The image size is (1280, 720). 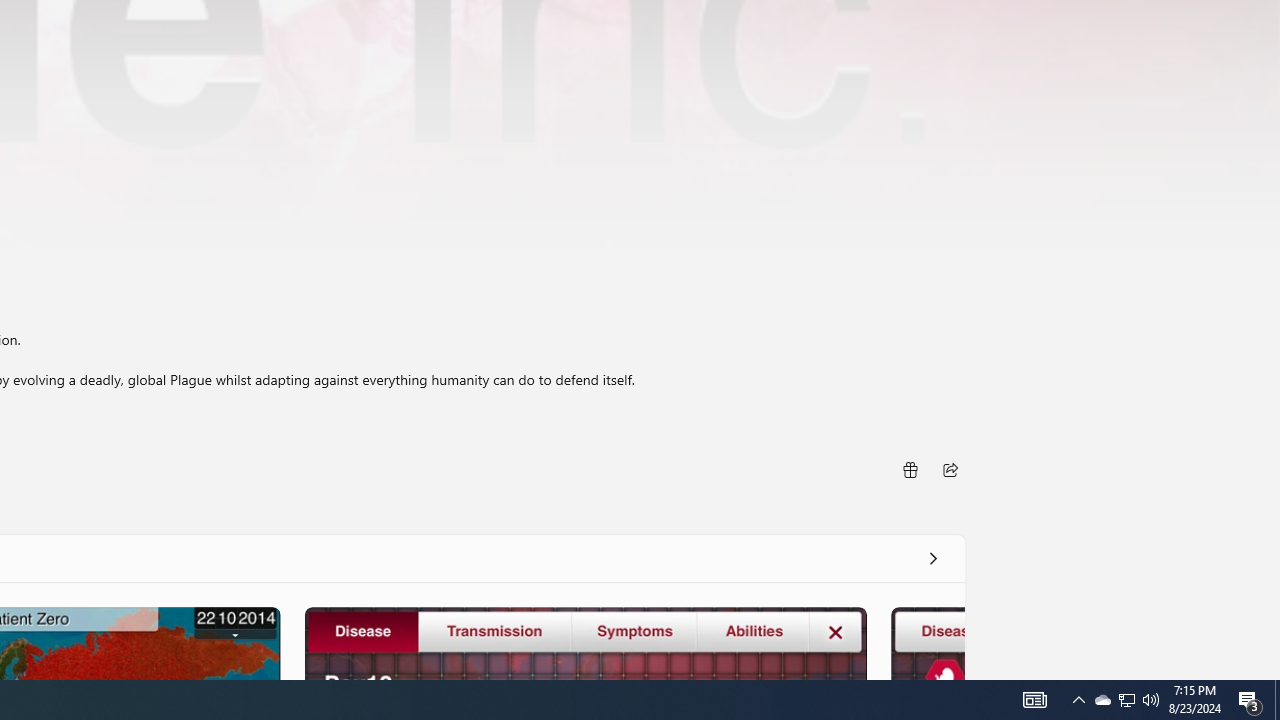 What do you see at coordinates (931, 558) in the screenshot?
I see `'See all'` at bounding box center [931, 558].